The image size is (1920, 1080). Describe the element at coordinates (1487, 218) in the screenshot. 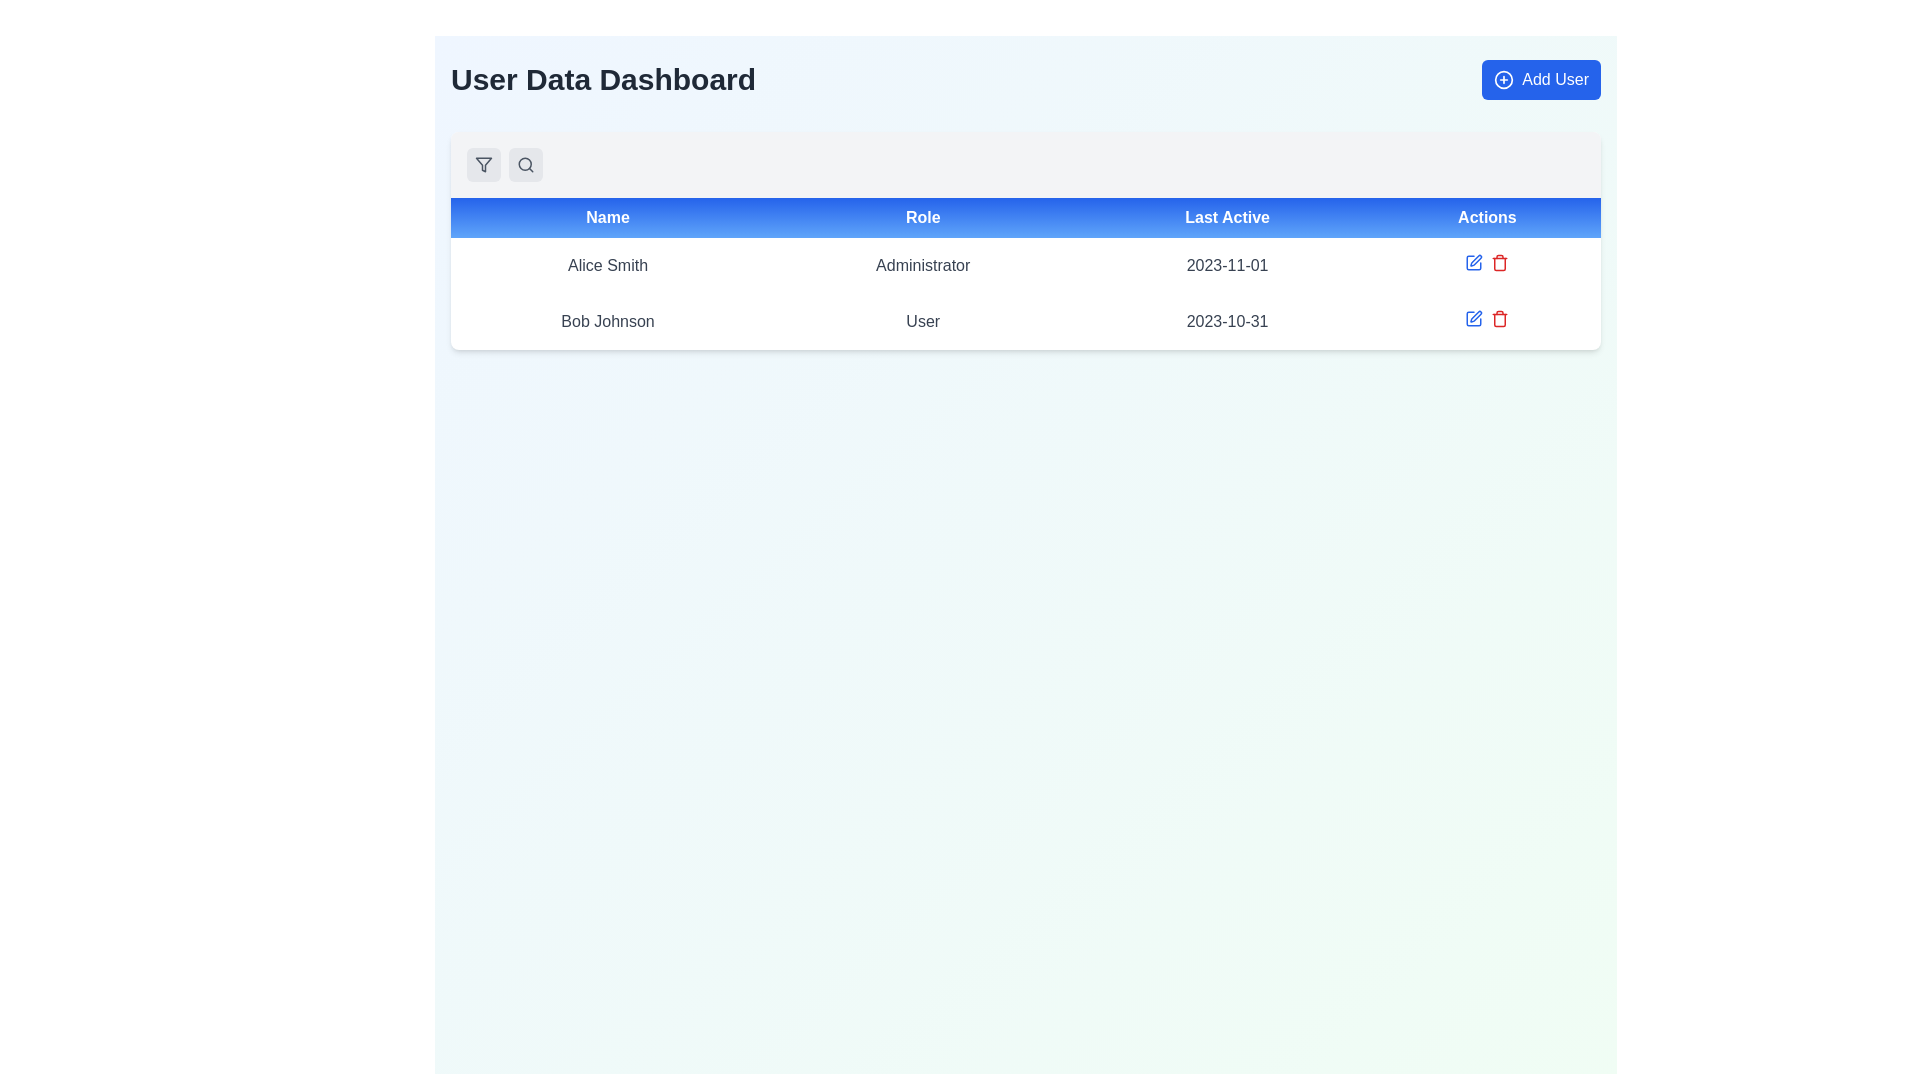

I see `the rightmost header label that indicates the type of content displayed in the column below, which is positioned to the right of the 'Last Active' label` at that location.